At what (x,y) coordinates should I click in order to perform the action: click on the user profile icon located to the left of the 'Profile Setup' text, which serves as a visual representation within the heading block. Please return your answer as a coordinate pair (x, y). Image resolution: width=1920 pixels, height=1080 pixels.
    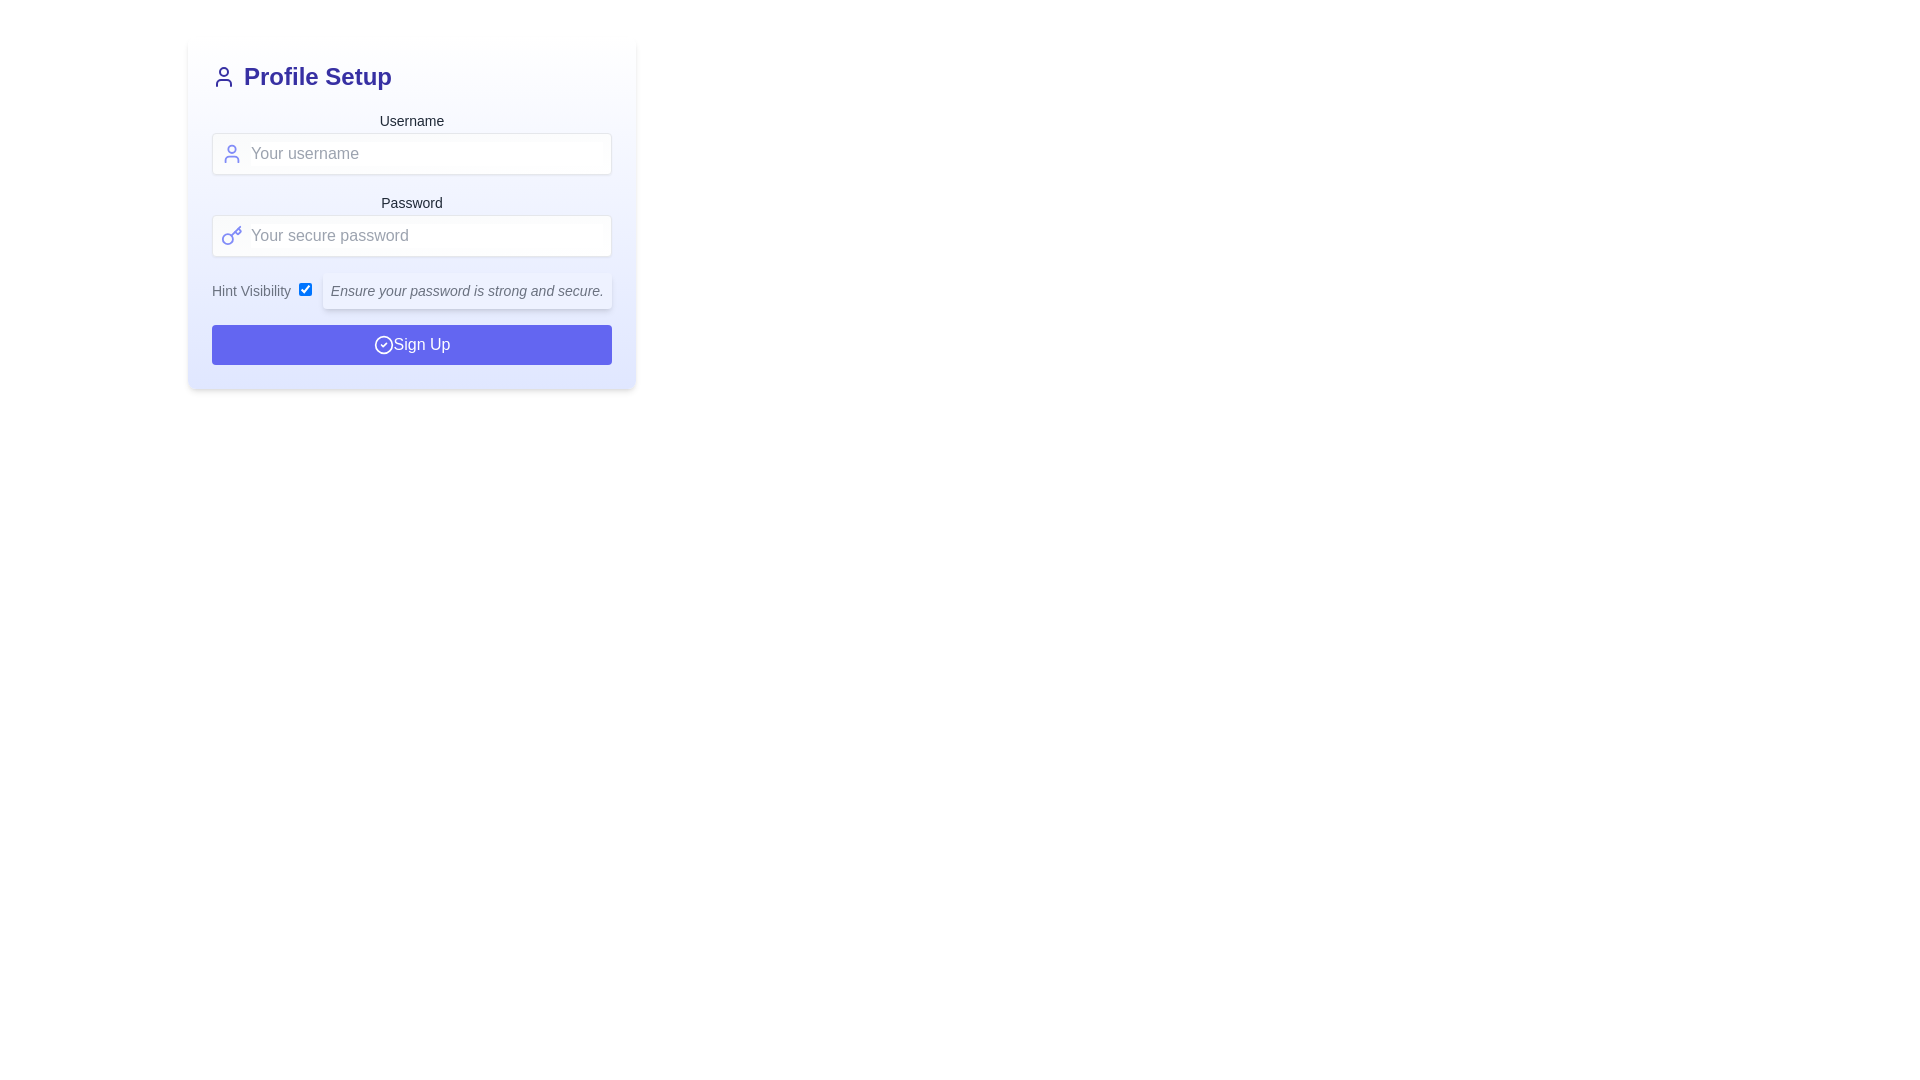
    Looking at the image, I should click on (224, 76).